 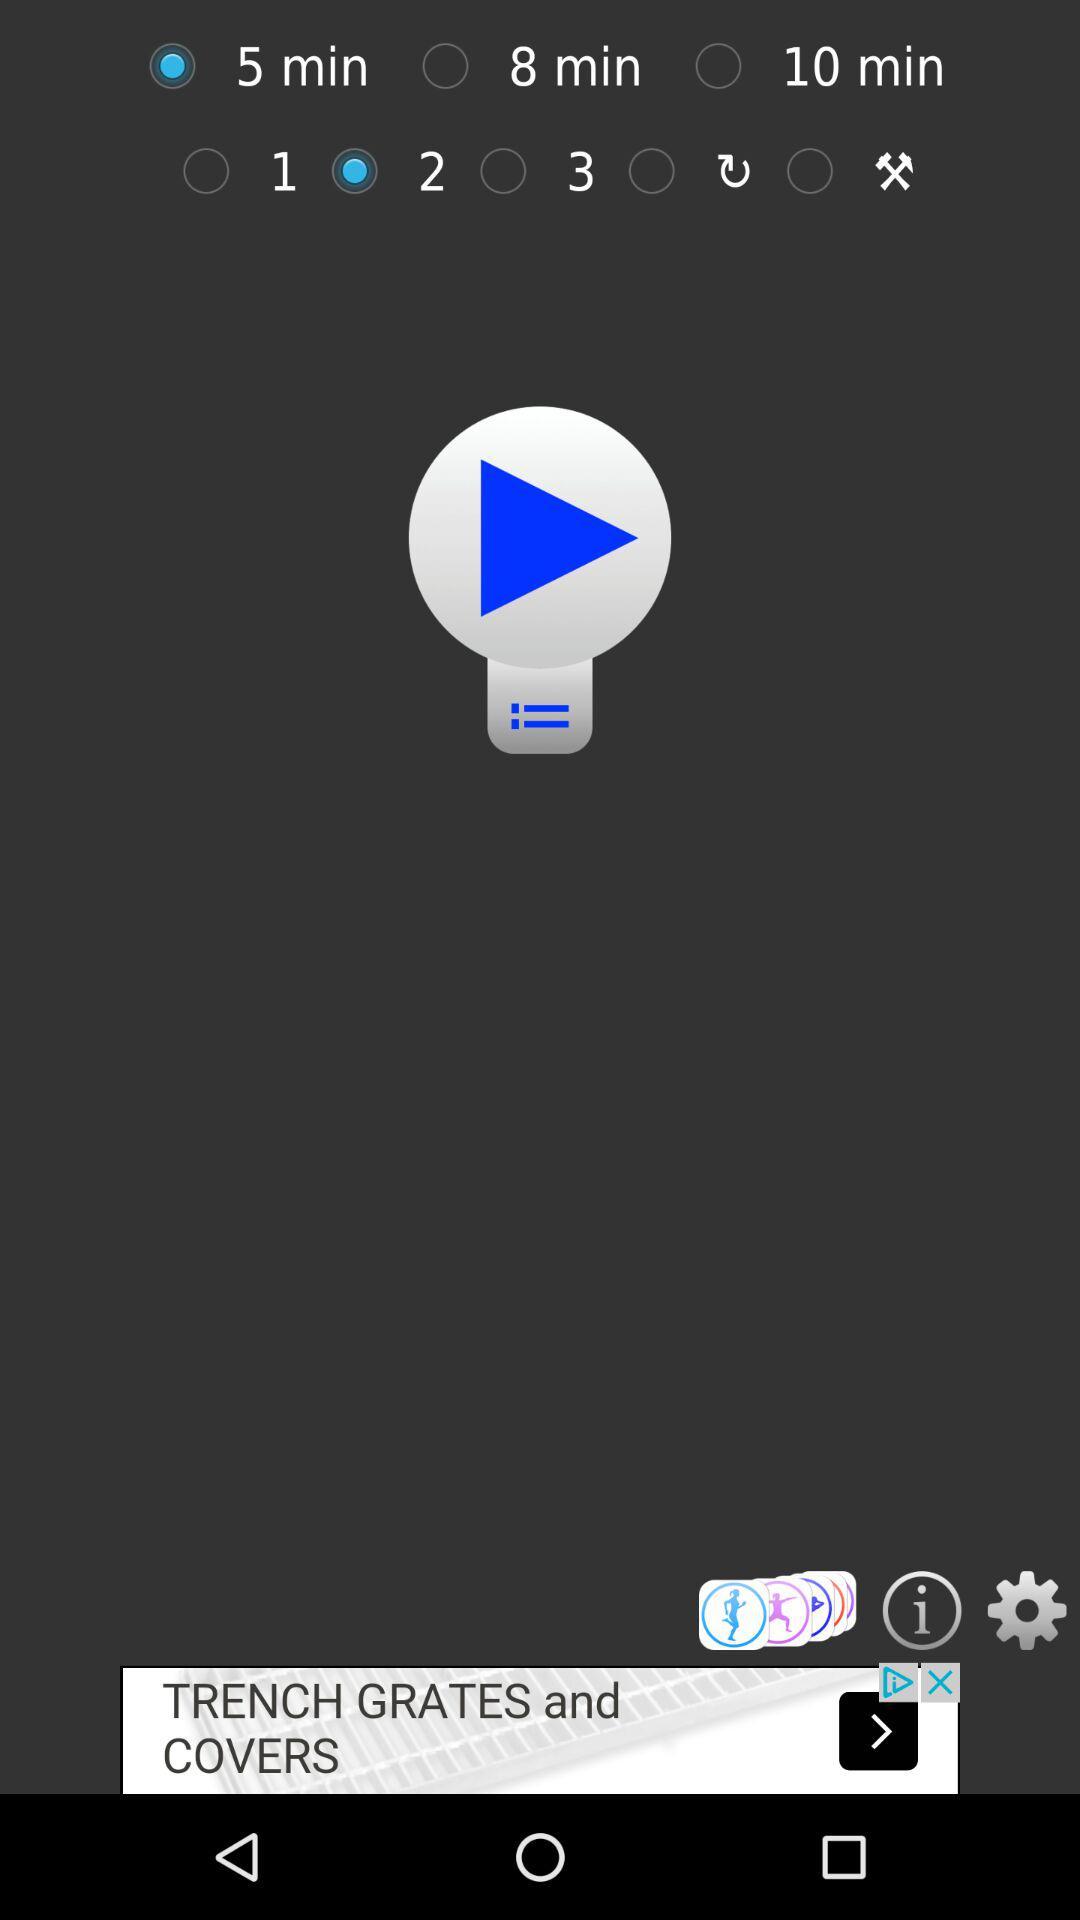 I want to click on 8 min, so click(x=455, y=66).